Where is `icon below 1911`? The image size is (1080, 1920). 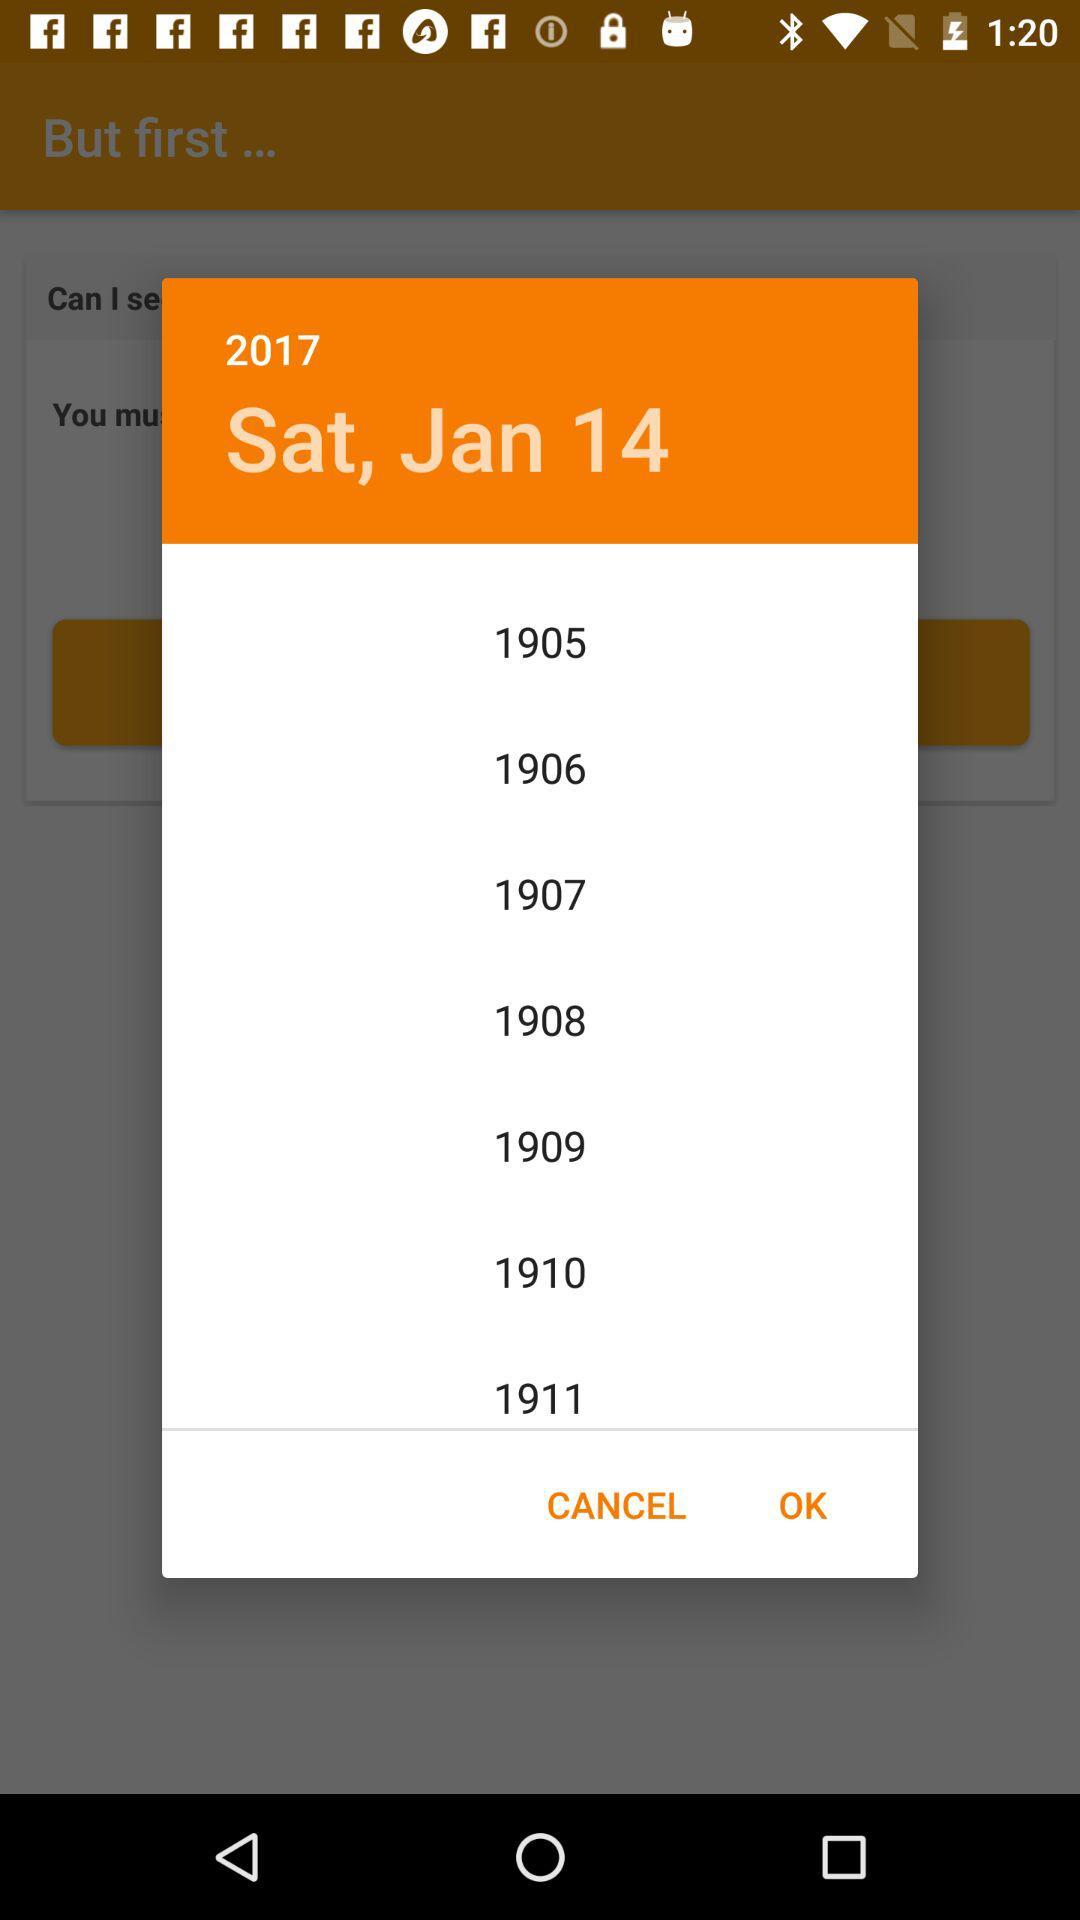 icon below 1911 is located at coordinates (801, 1504).